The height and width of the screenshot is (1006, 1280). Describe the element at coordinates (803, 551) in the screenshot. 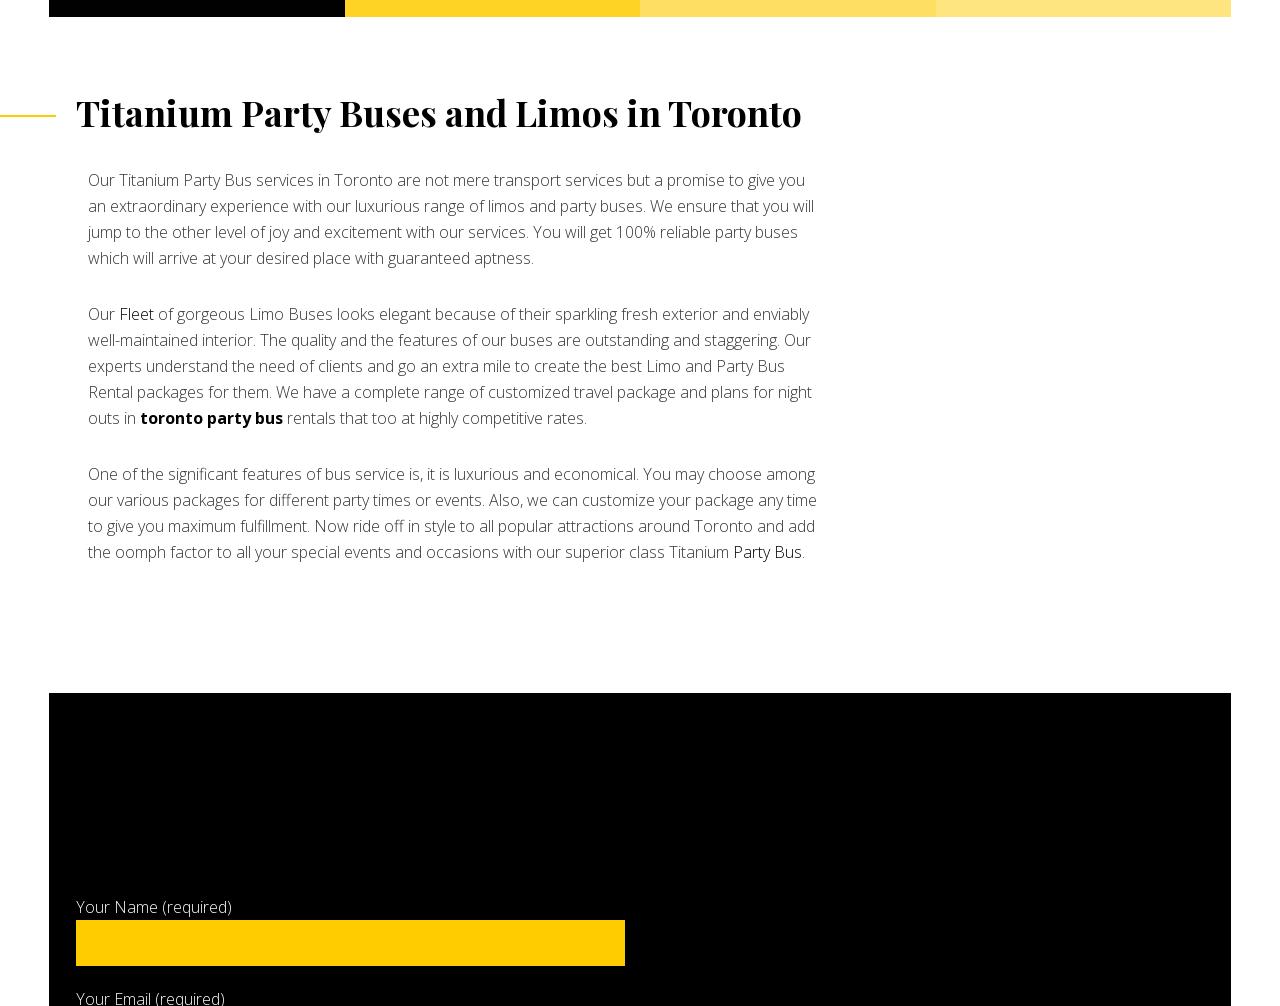

I see `'.'` at that location.